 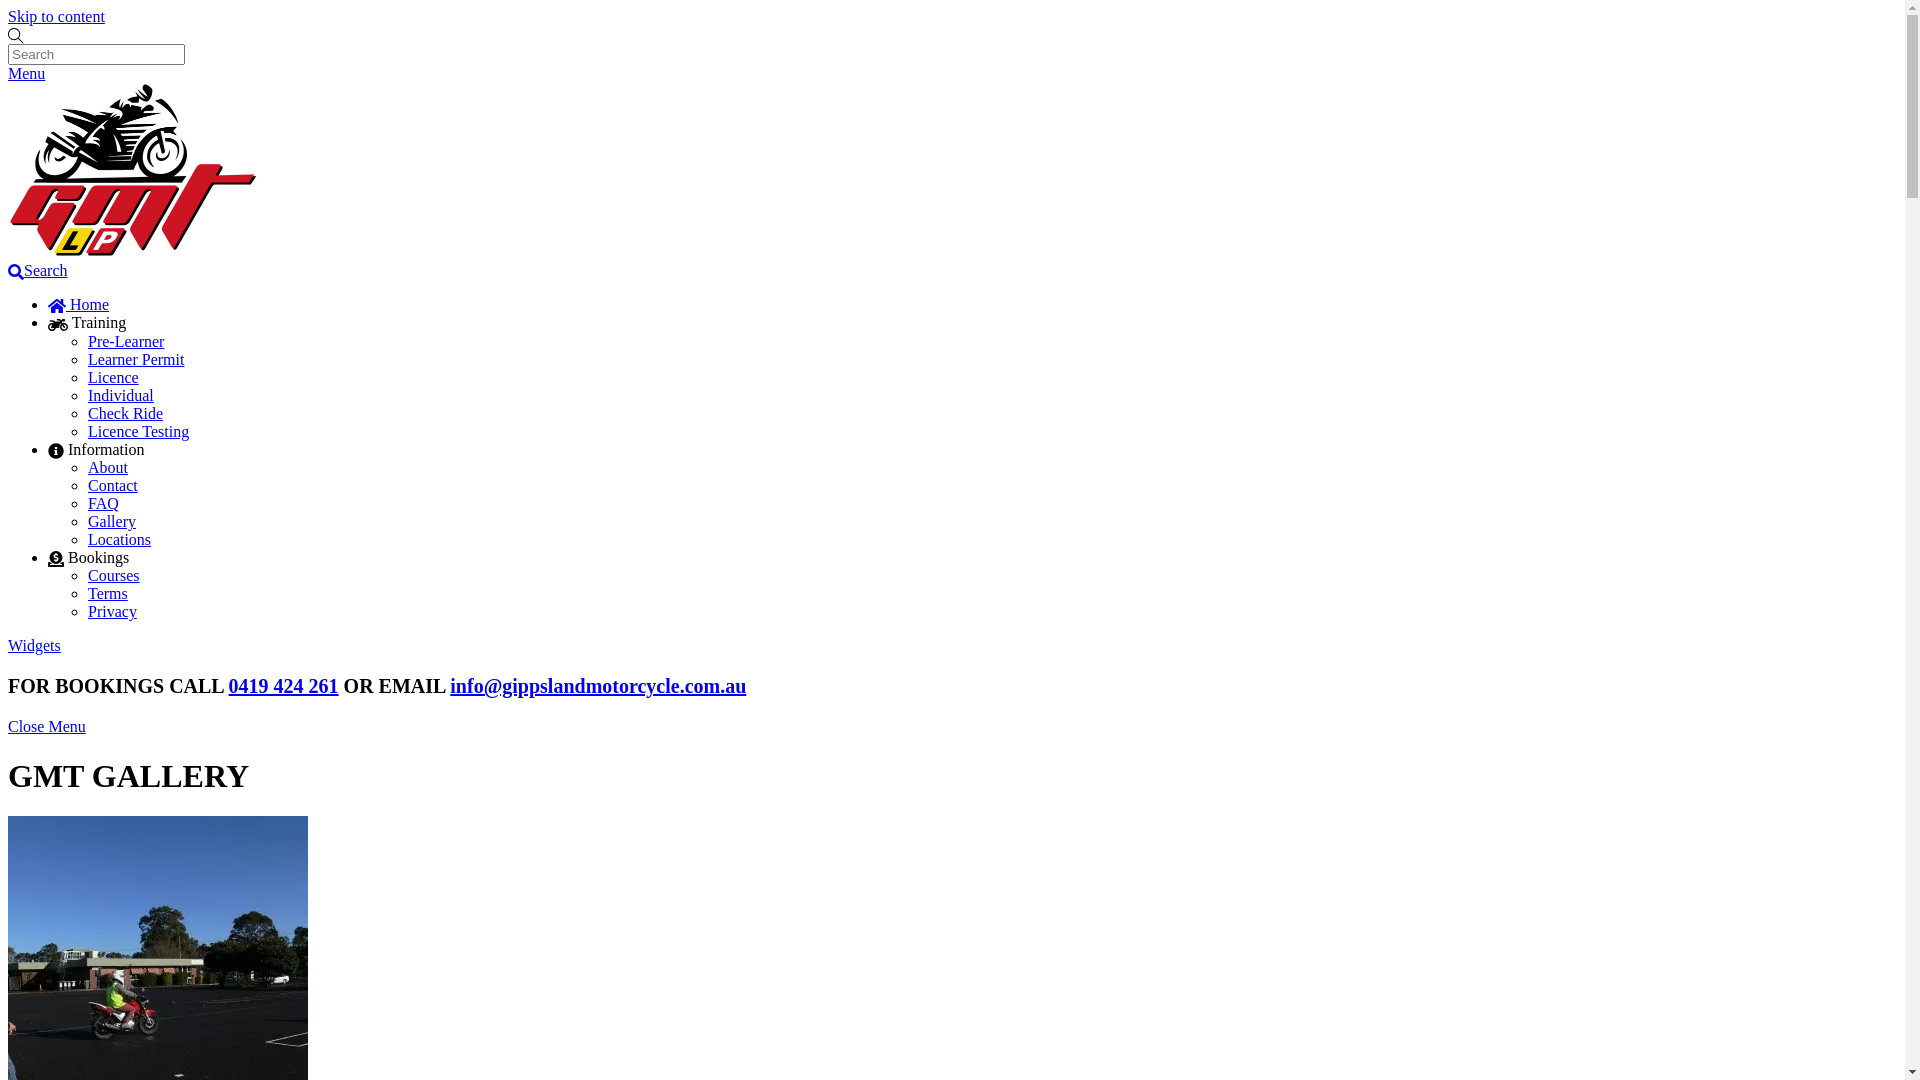 What do you see at coordinates (124, 340) in the screenshot?
I see `'Pre-Learner'` at bounding box center [124, 340].